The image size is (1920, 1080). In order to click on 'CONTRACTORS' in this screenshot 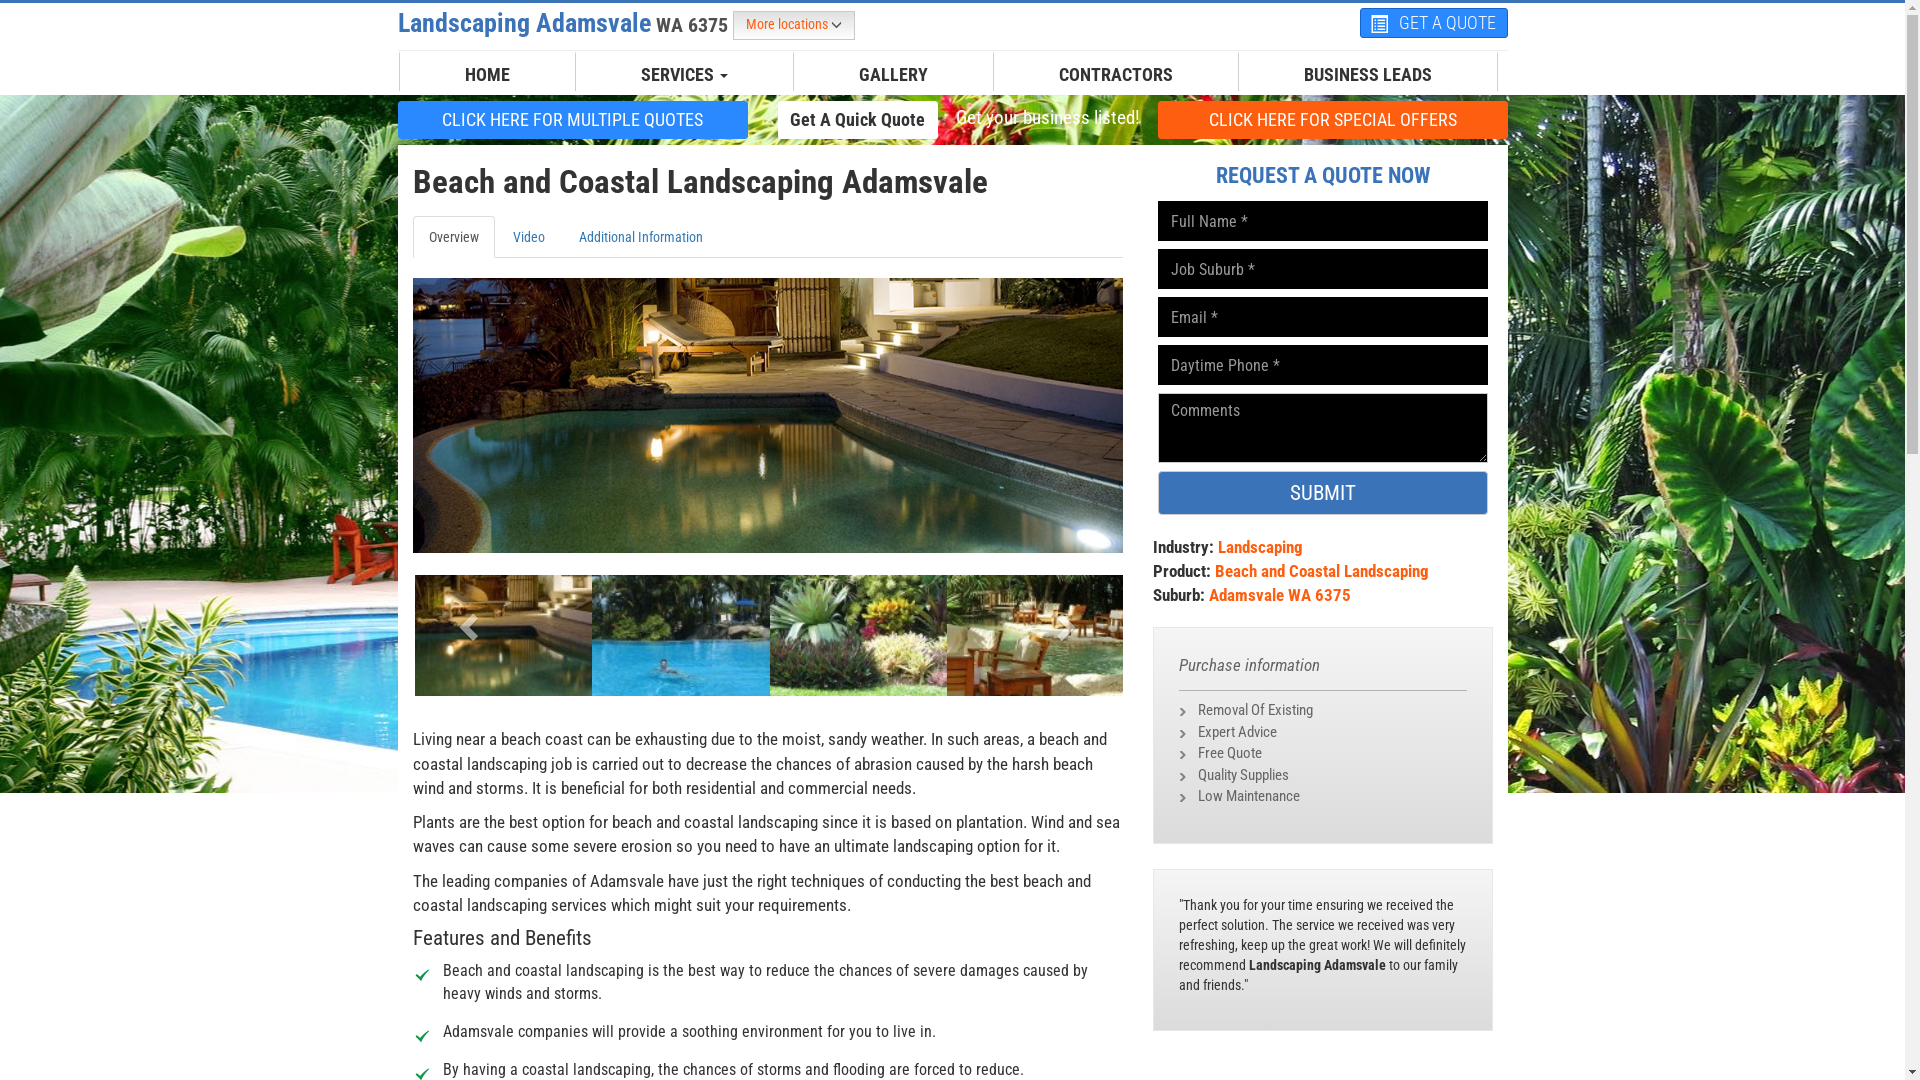, I will do `click(1115, 73)`.